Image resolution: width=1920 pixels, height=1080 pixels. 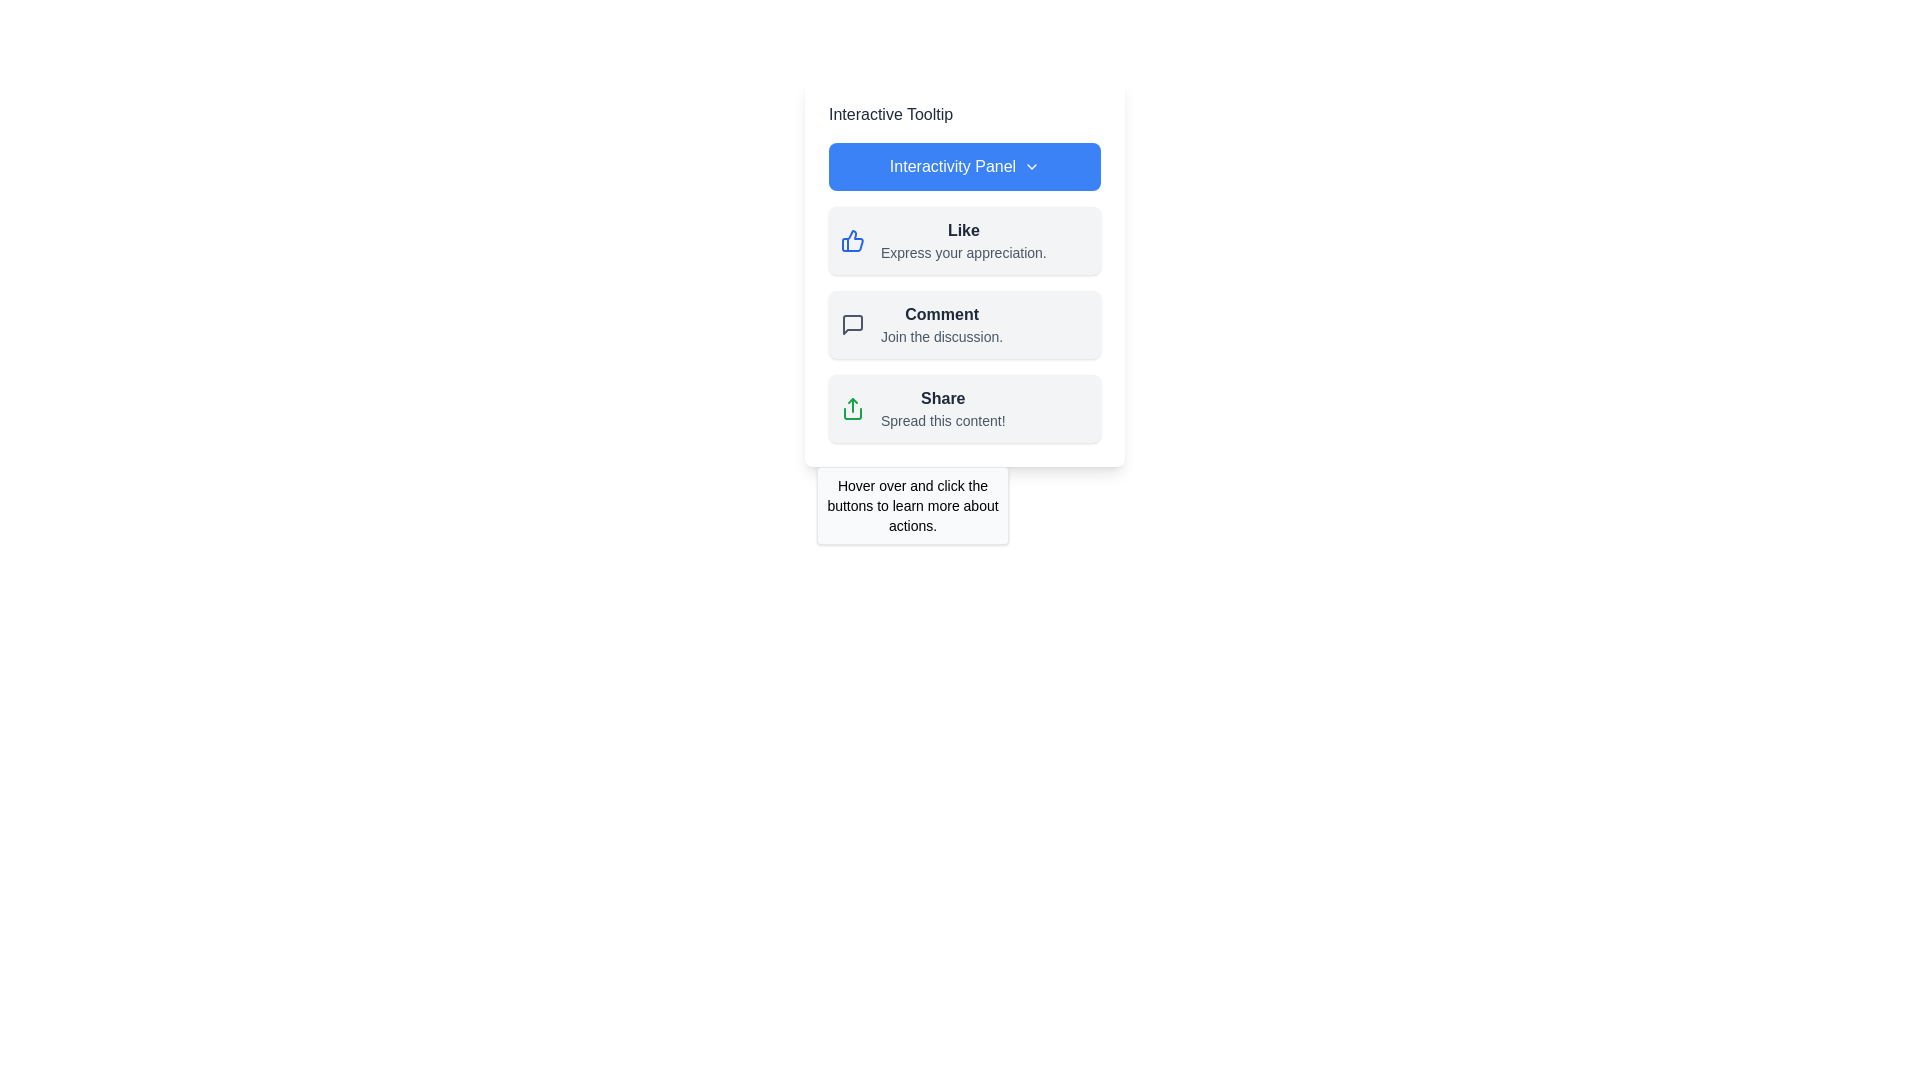 I want to click on the text label displaying 'Express your appreciation.' which is located below the 'Like' heading in the interactive tooltip menu, so click(x=963, y=252).